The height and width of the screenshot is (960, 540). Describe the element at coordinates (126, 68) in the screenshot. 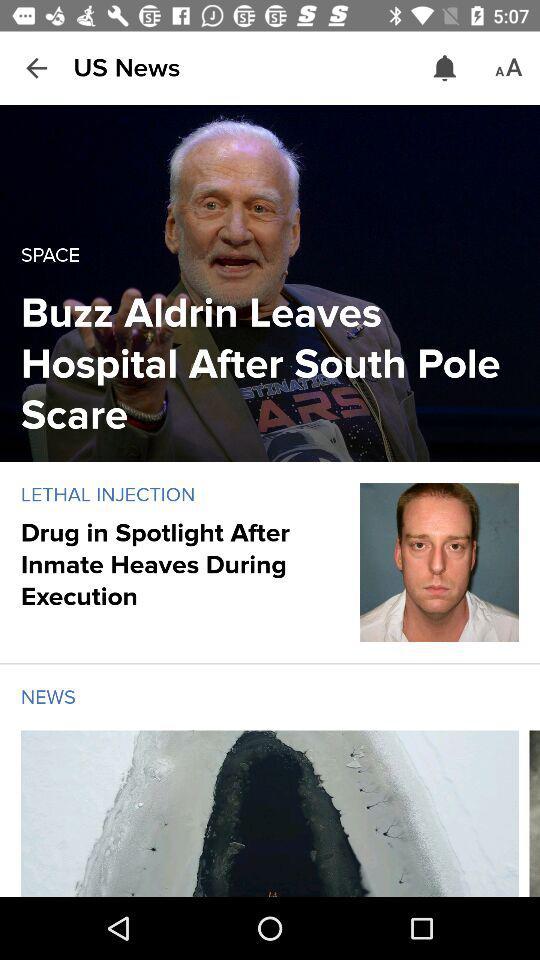

I see `us news item` at that location.